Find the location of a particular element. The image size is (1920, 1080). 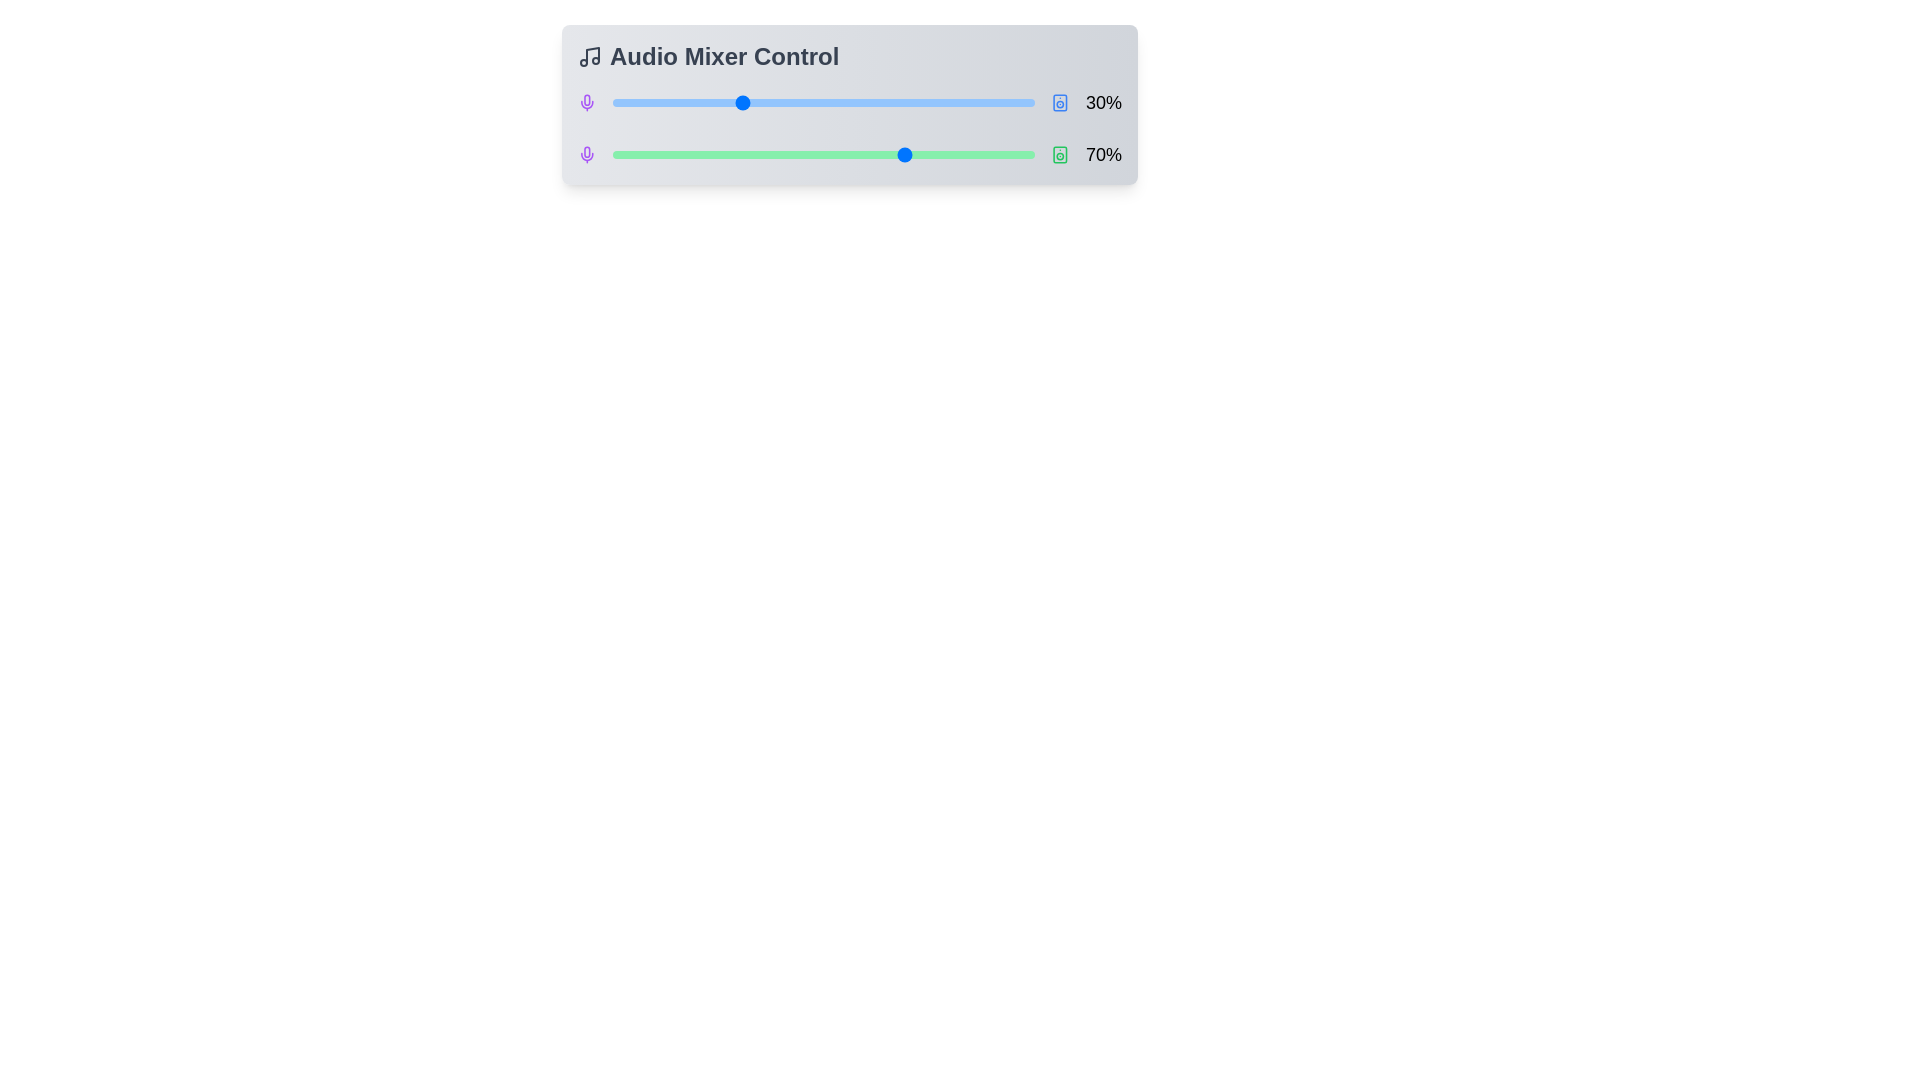

the slider is located at coordinates (671, 153).